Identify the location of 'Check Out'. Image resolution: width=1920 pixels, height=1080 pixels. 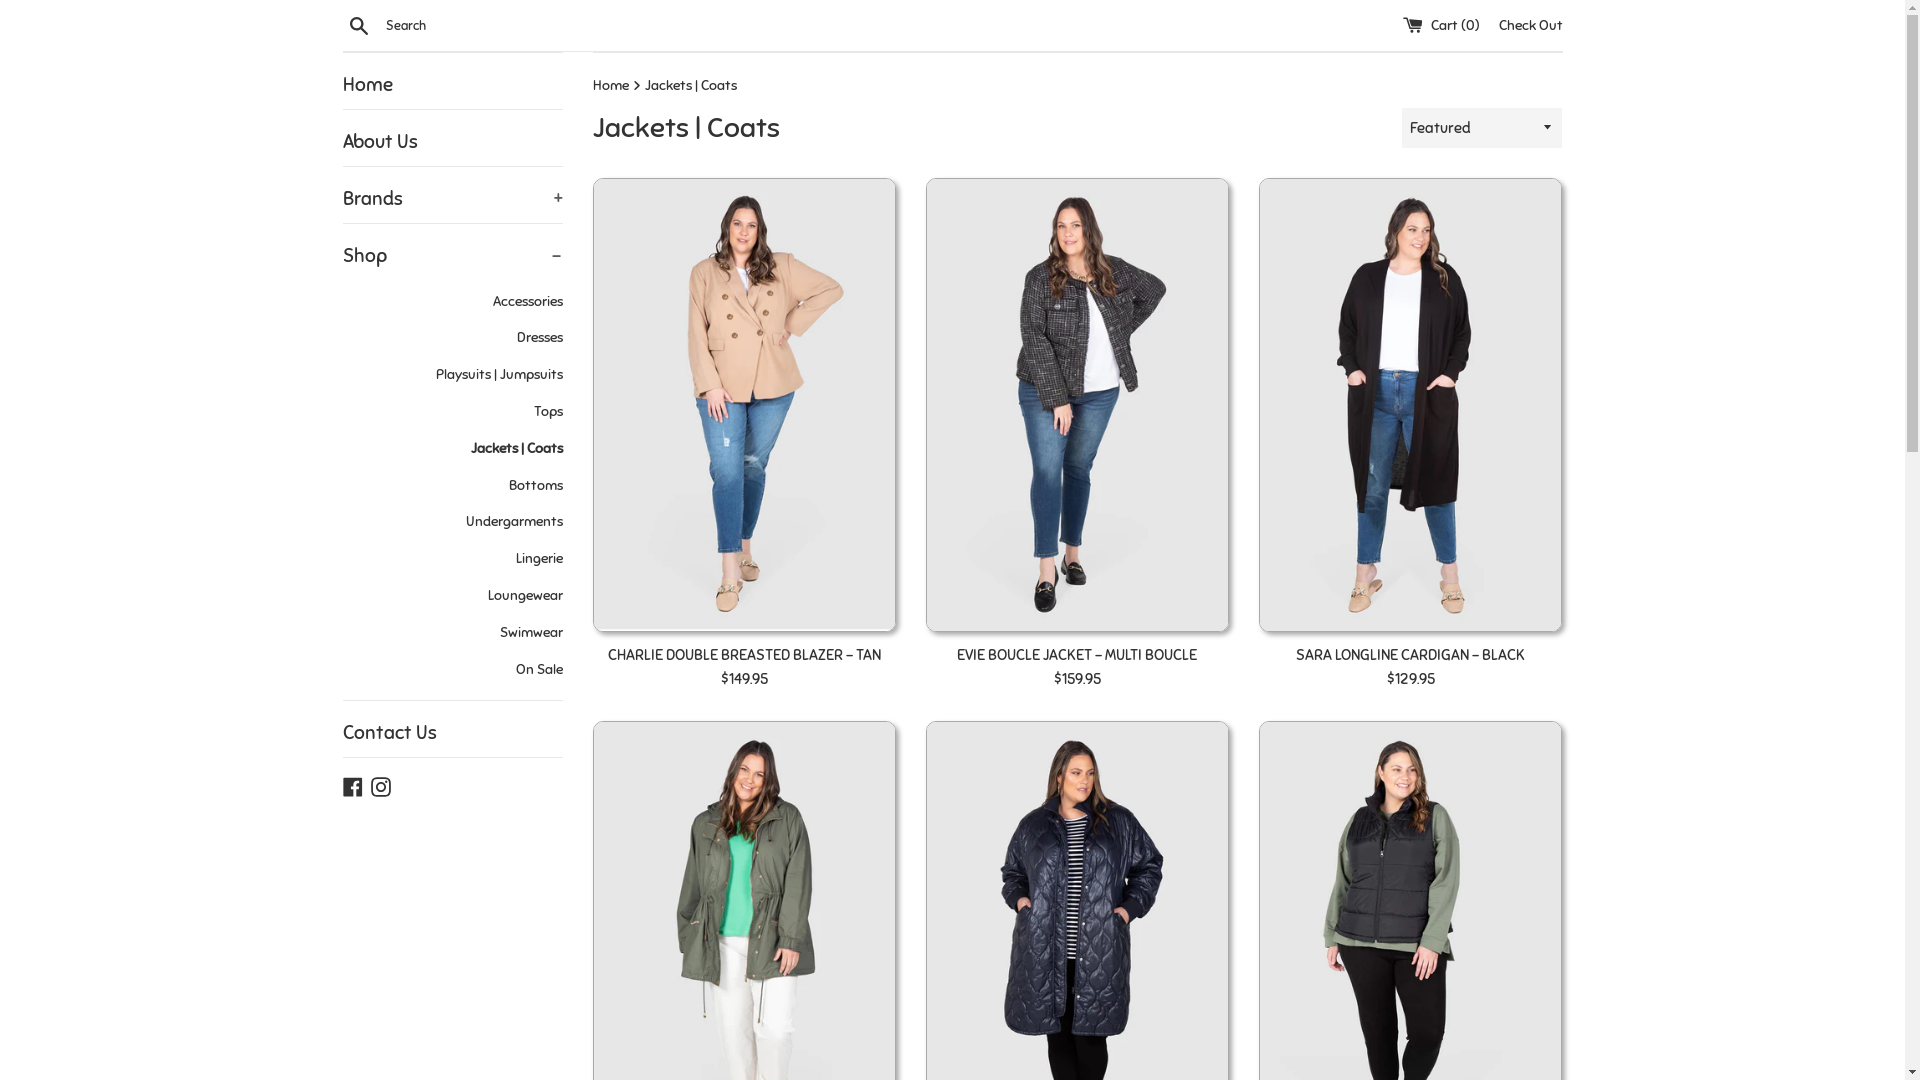
(1529, 24).